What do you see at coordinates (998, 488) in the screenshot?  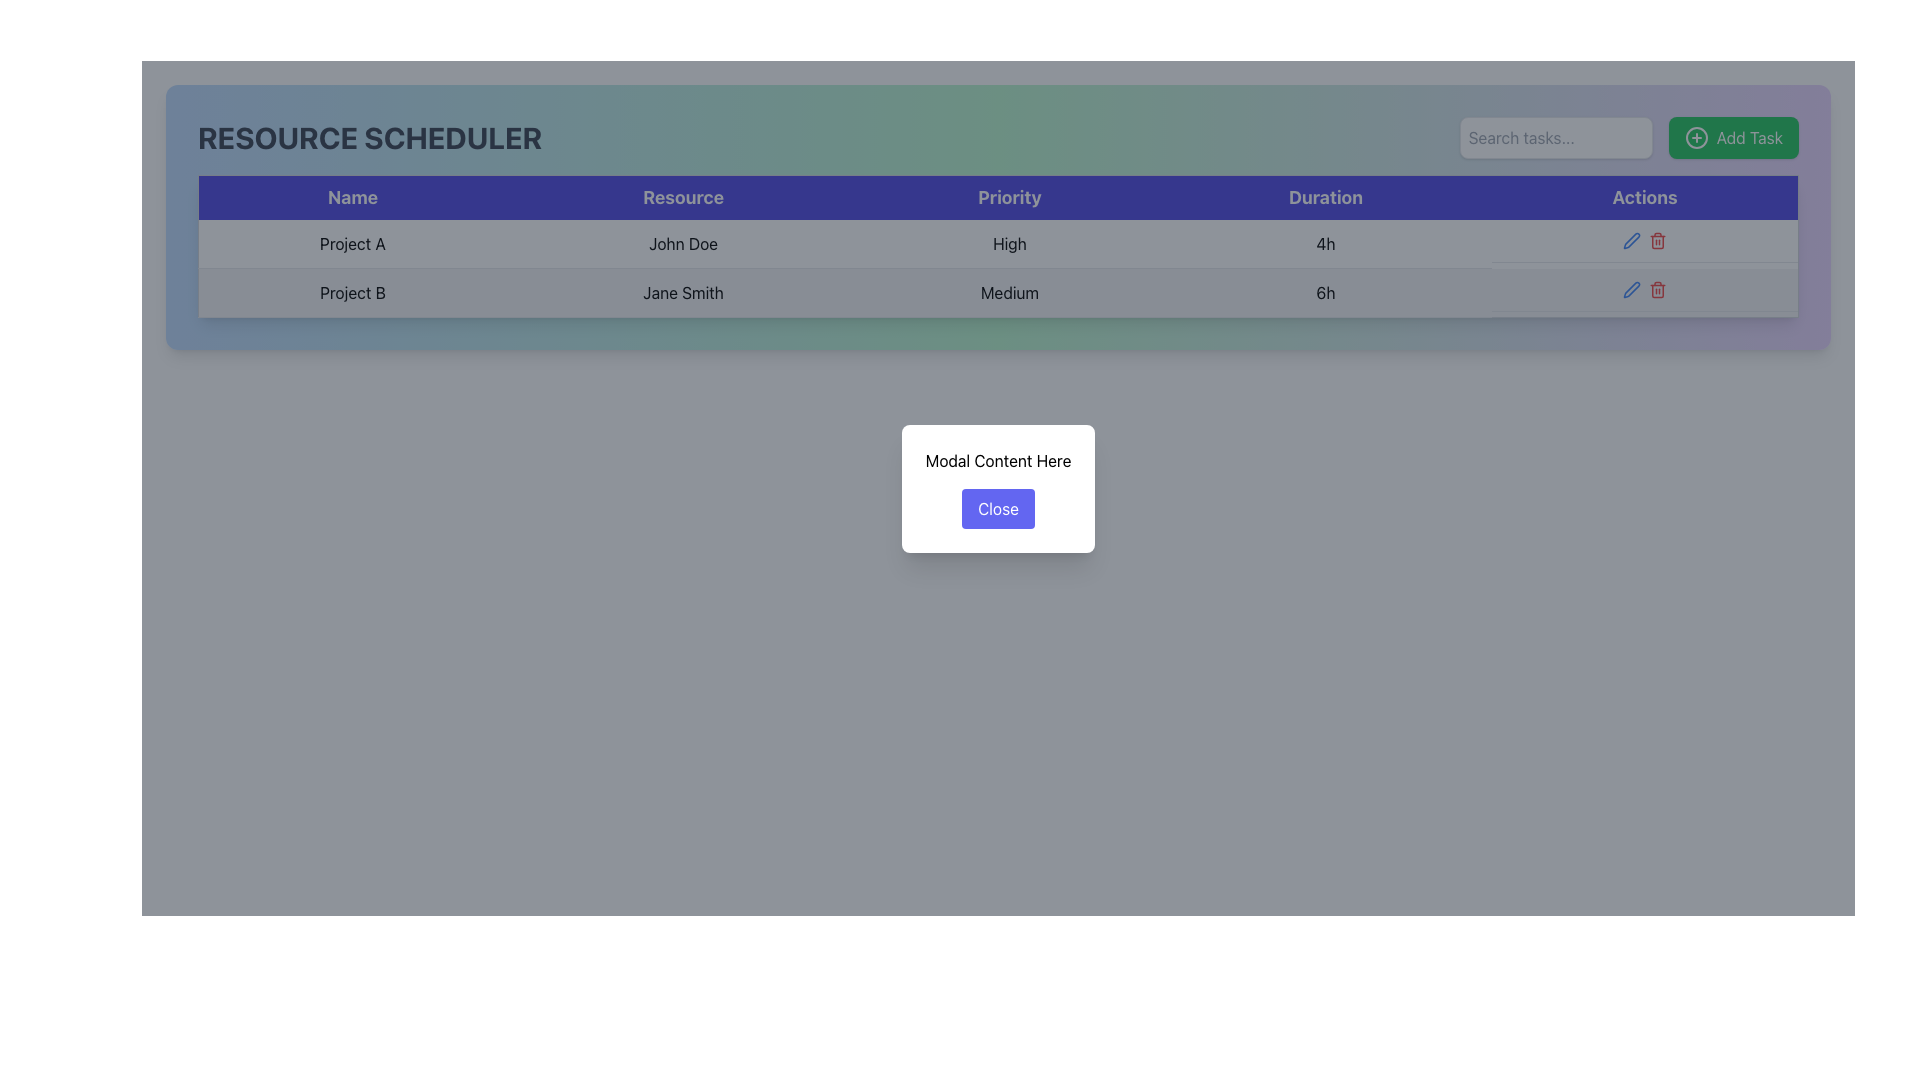 I see `the 'Close' button in the modal box labeled 'Close'` at bounding box center [998, 488].